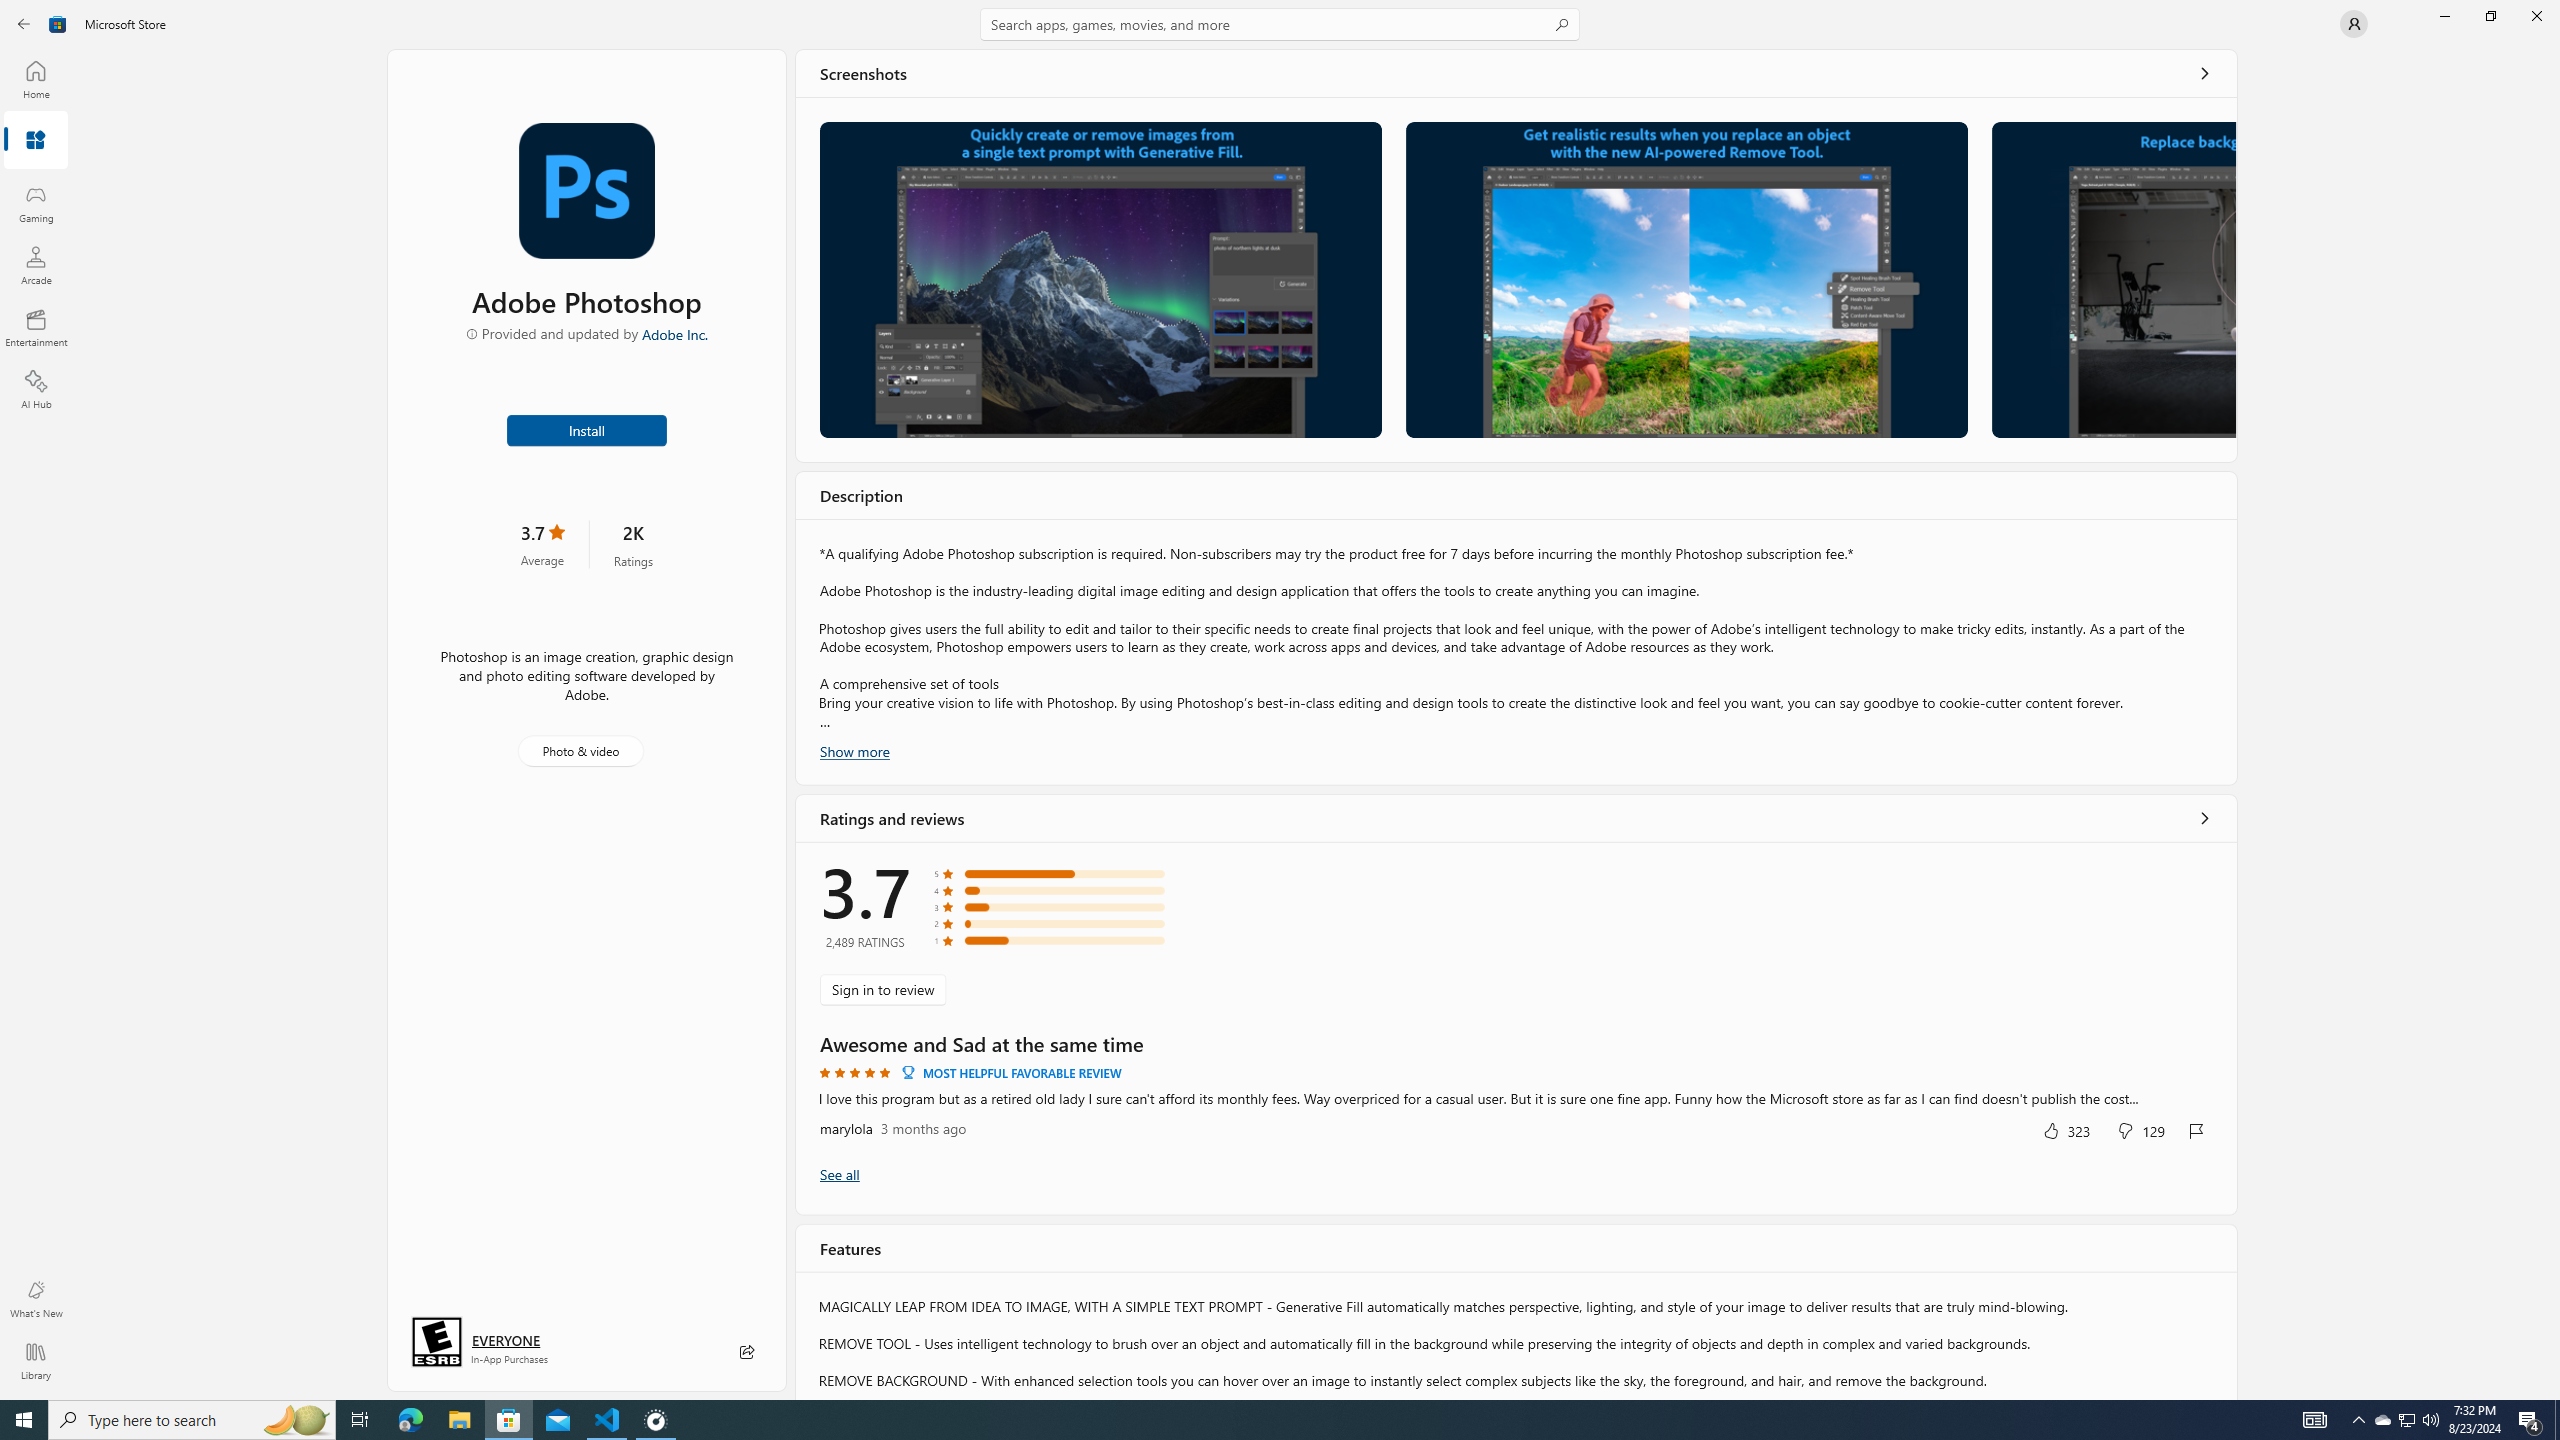  What do you see at coordinates (2064, 1129) in the screenshot?
I see `'Yes, this was helpful. 323 votes.'` at bounding box center [2064, 1129].